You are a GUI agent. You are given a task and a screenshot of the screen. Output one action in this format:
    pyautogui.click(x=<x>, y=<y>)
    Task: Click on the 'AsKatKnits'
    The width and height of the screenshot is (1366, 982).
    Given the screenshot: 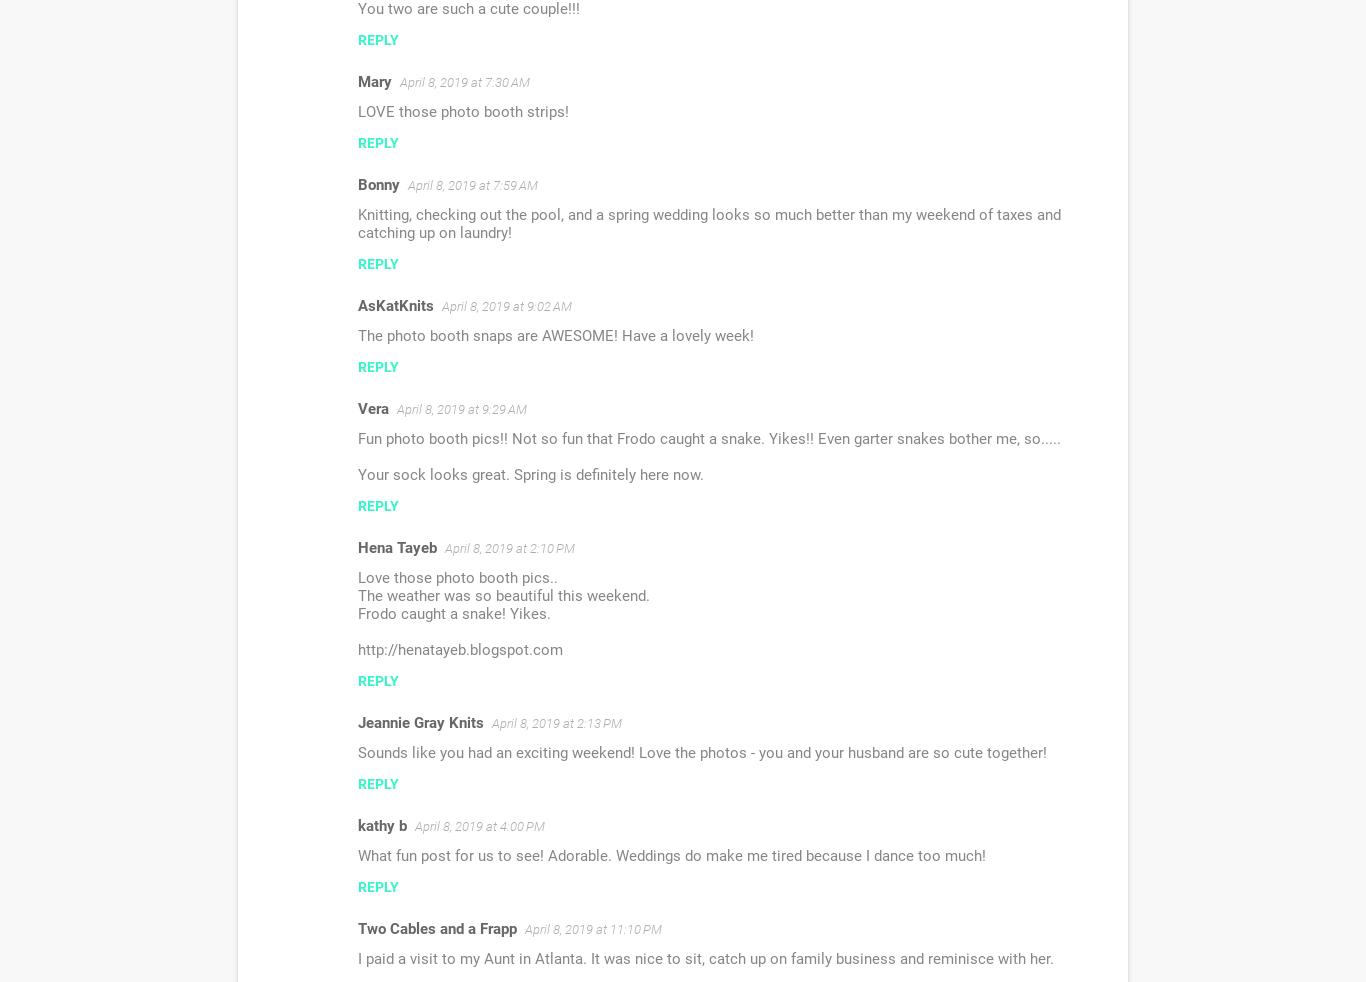 What is the action you would take?
    pyautogui.click(x=395, y=305)
    